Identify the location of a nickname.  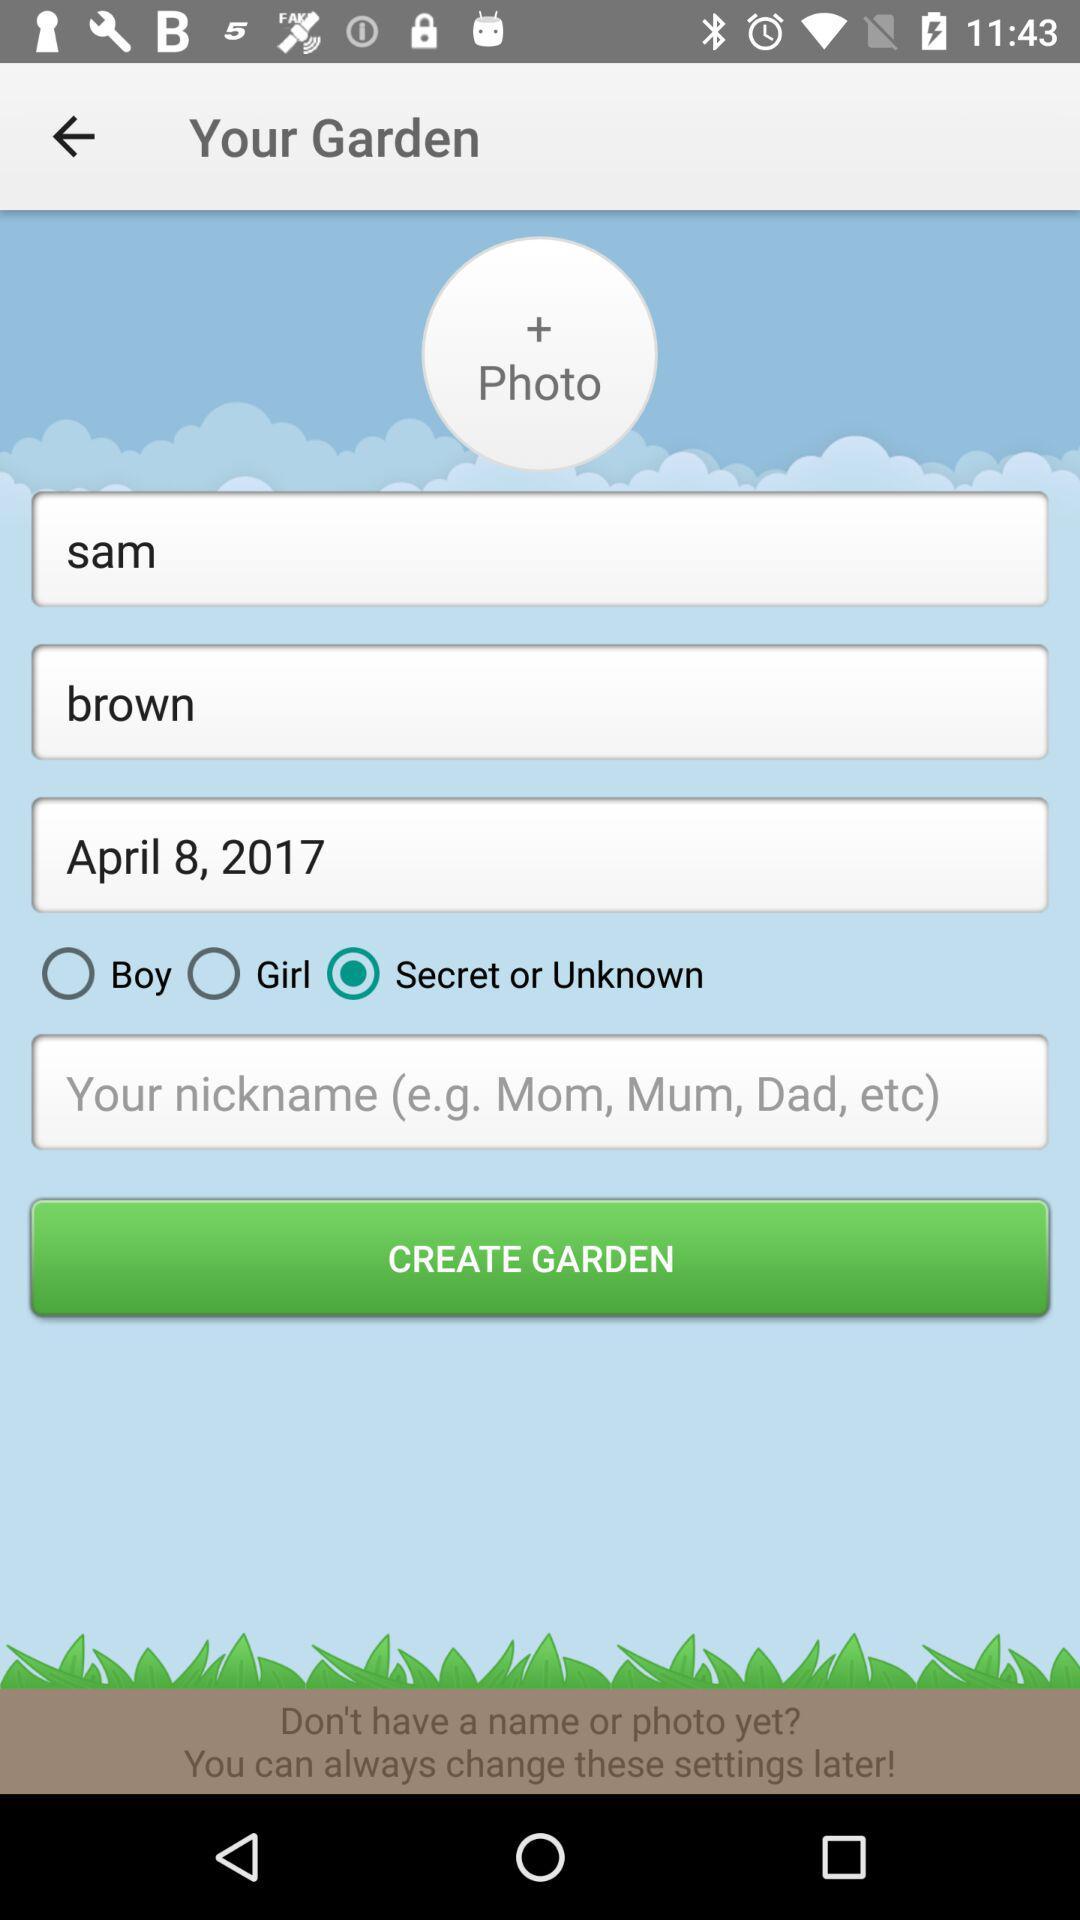
(540, 1090).